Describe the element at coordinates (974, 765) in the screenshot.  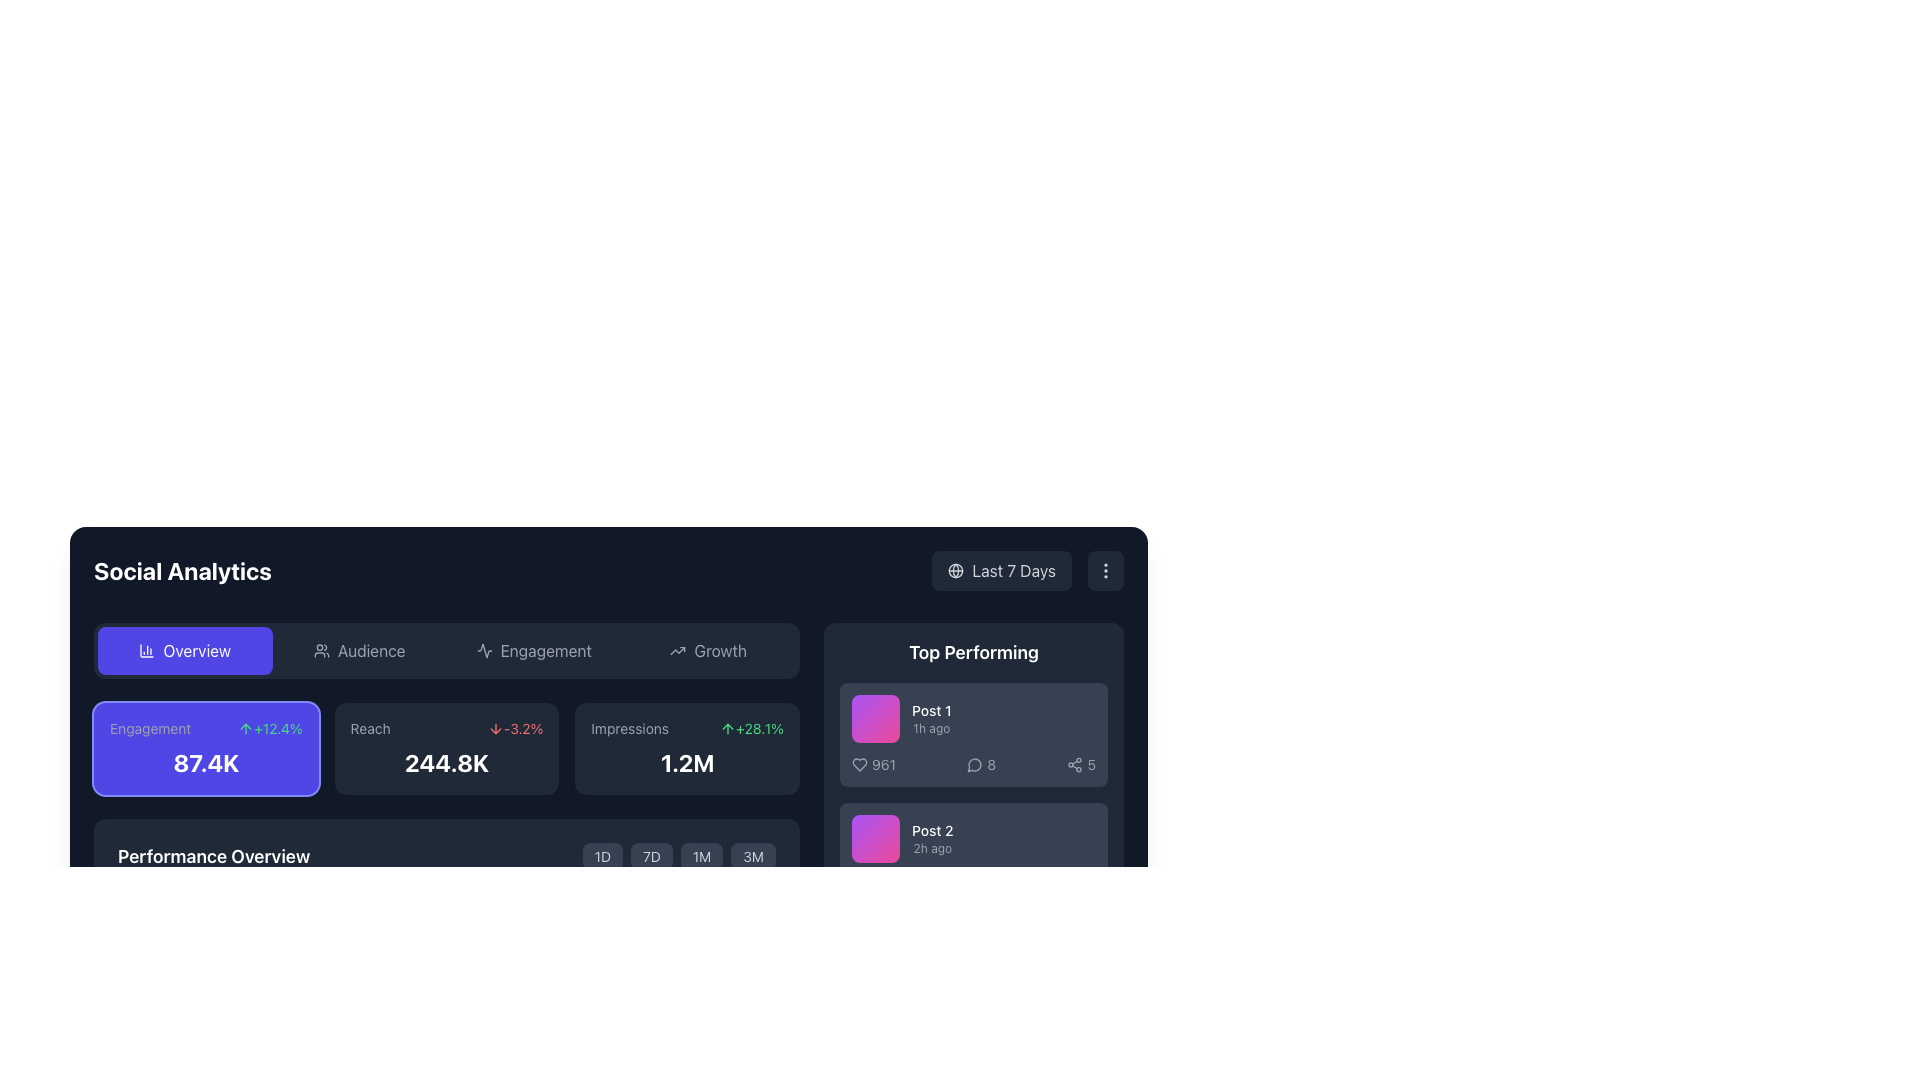
I see `the comment indicator icon located in the 'Top Performing' section next to the numeric value on Post 1` at that location.